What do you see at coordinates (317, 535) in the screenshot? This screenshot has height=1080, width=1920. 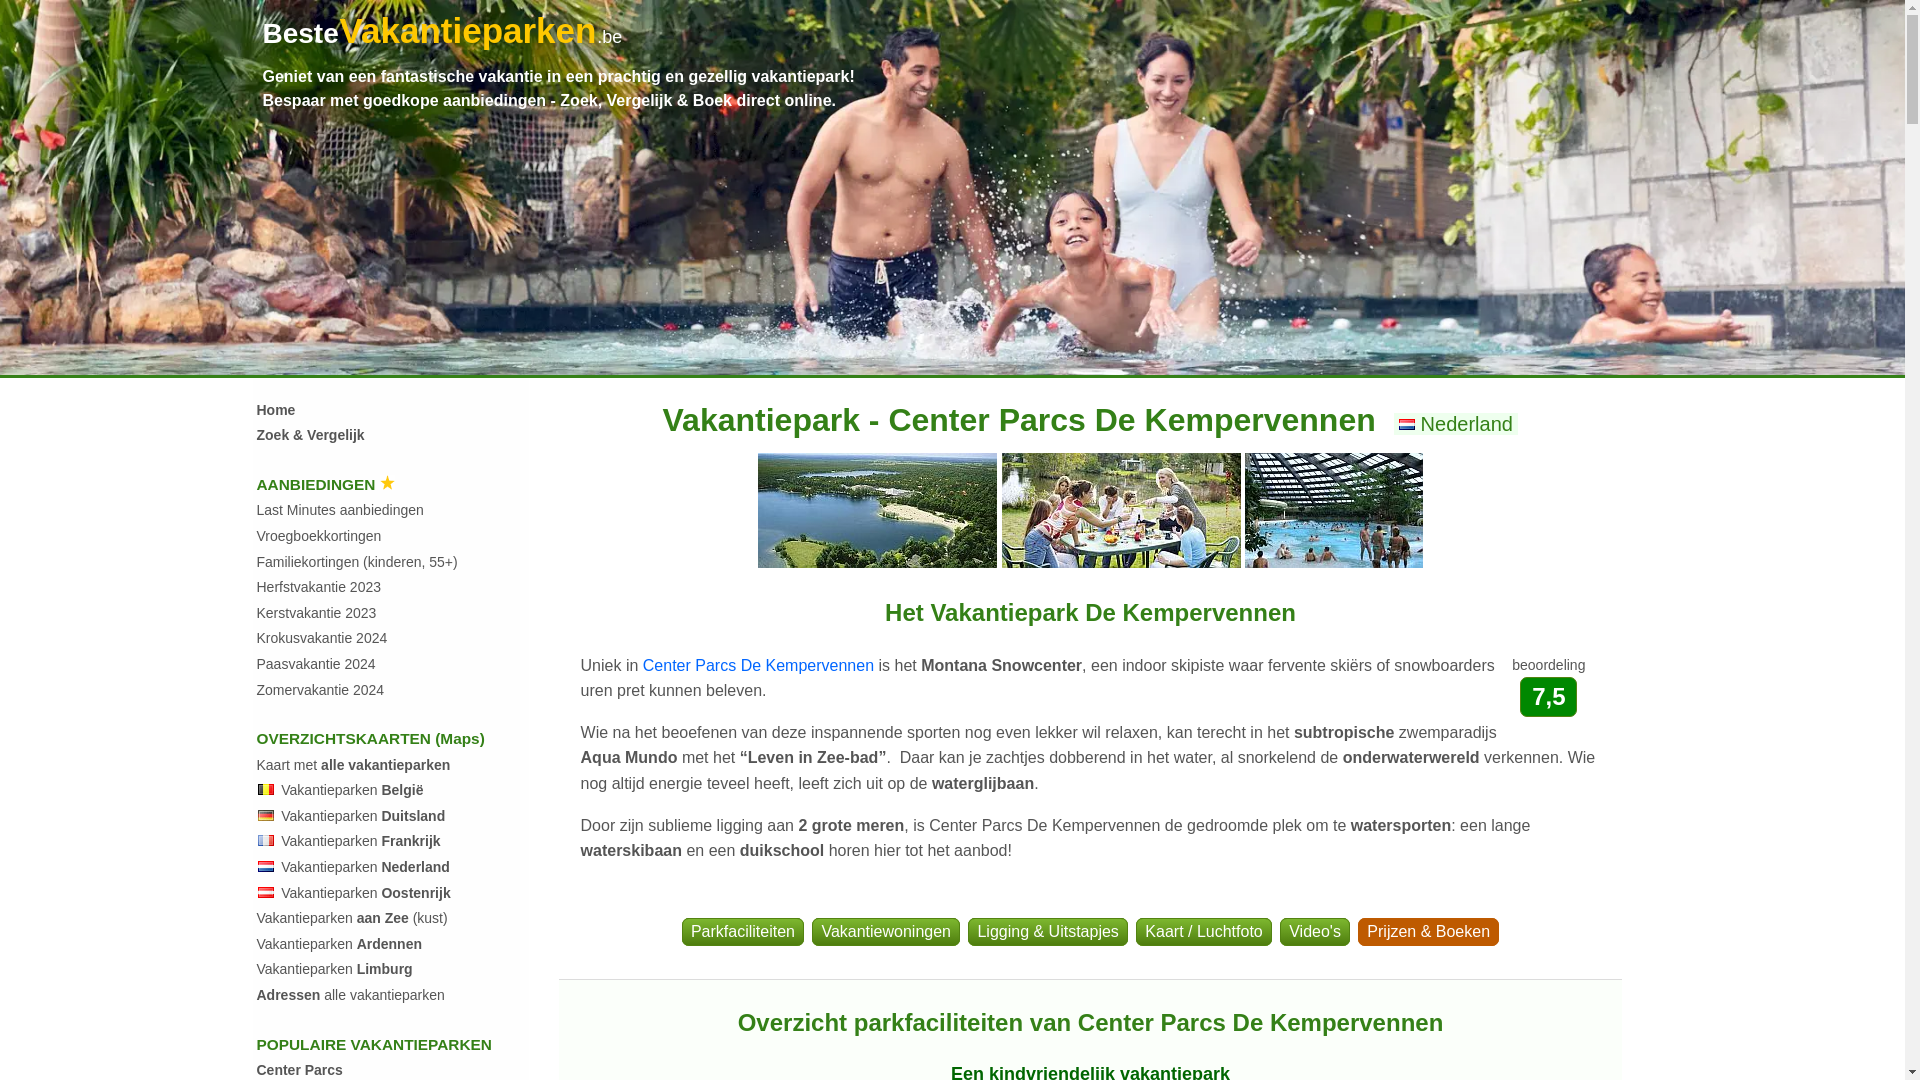 I see `'Vroegboekkortingen'` at bounding box center [317, 535].